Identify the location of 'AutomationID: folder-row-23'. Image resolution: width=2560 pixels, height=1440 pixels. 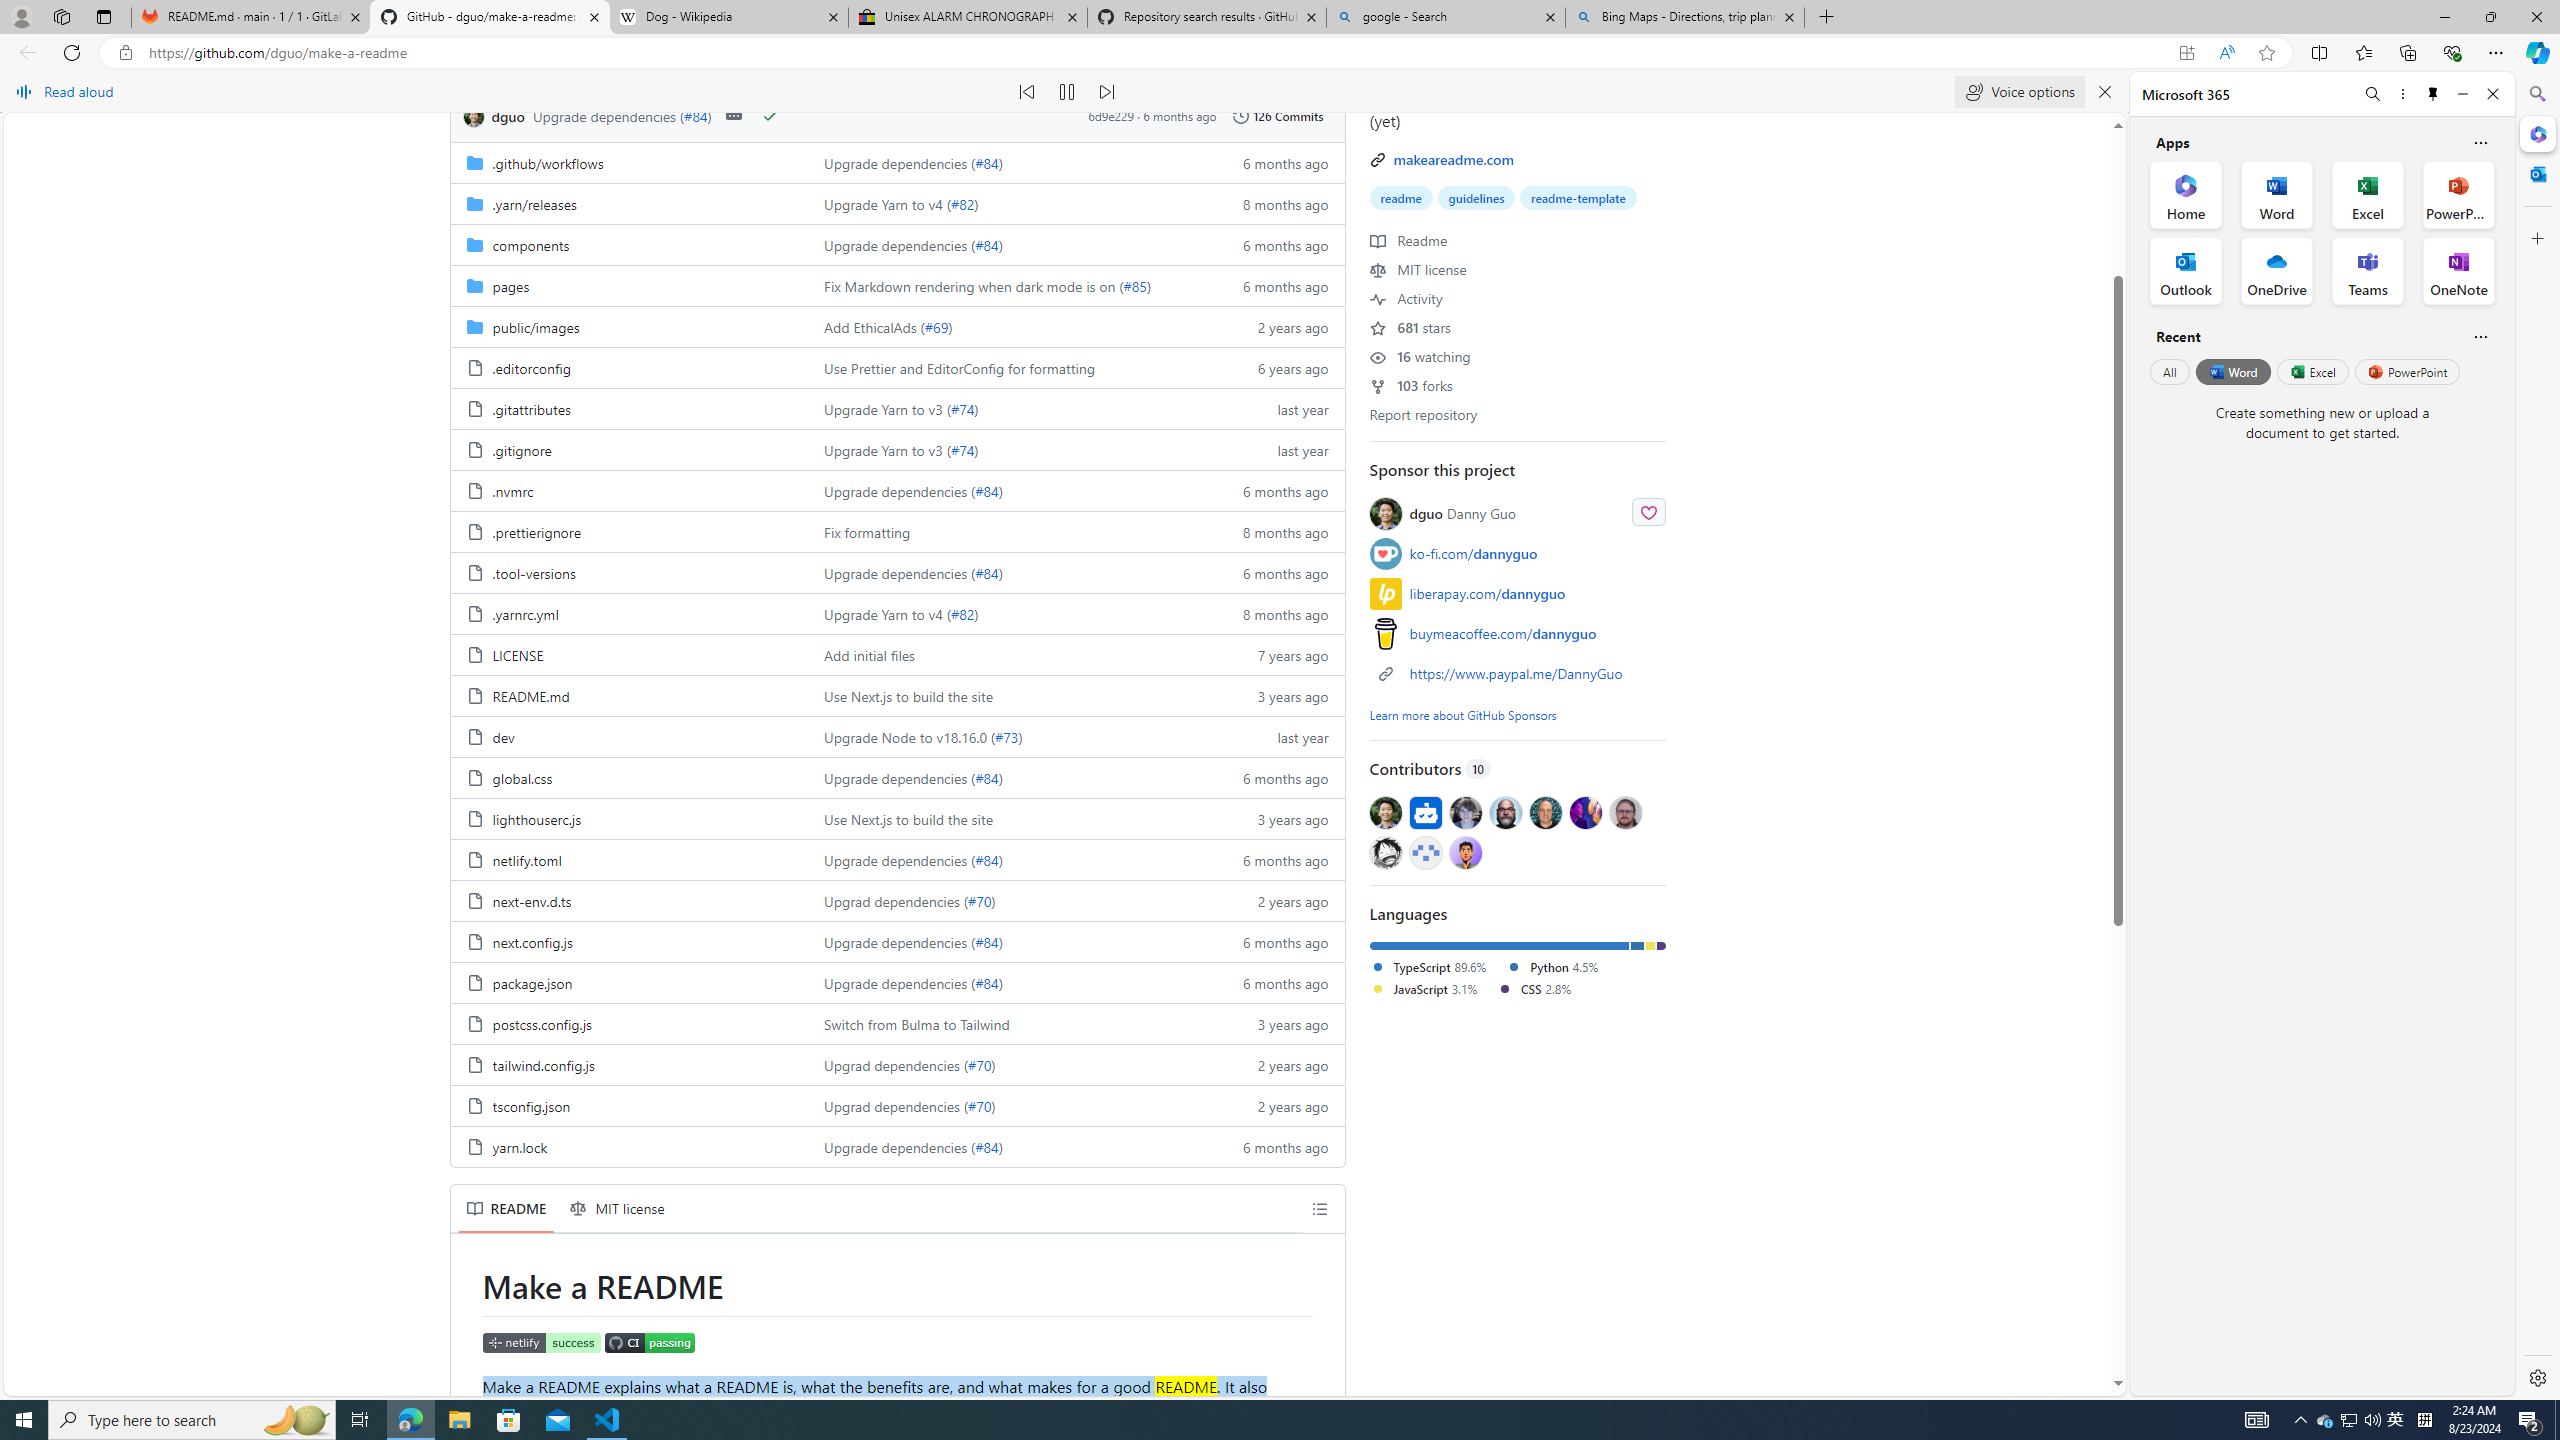
(896, 1104).